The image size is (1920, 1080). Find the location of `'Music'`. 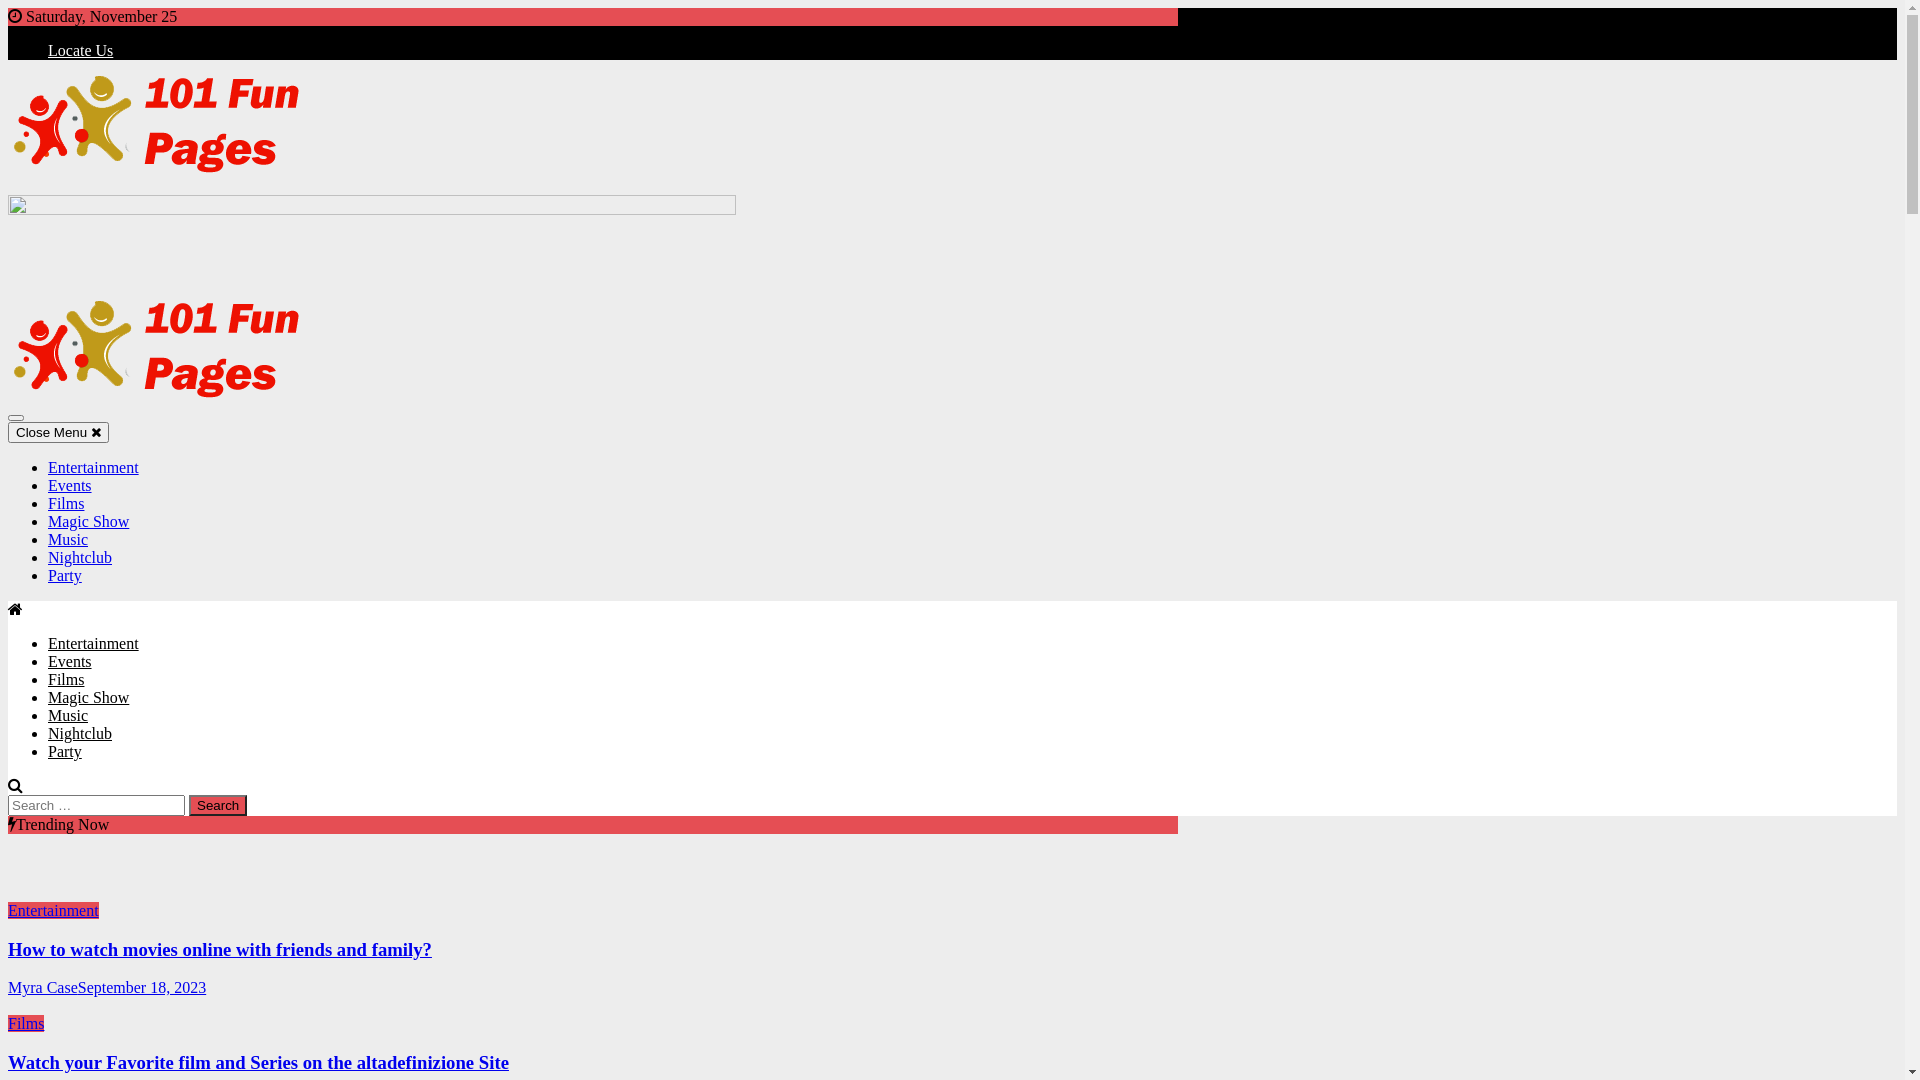

'Music' is located at coordinates (67, 538).